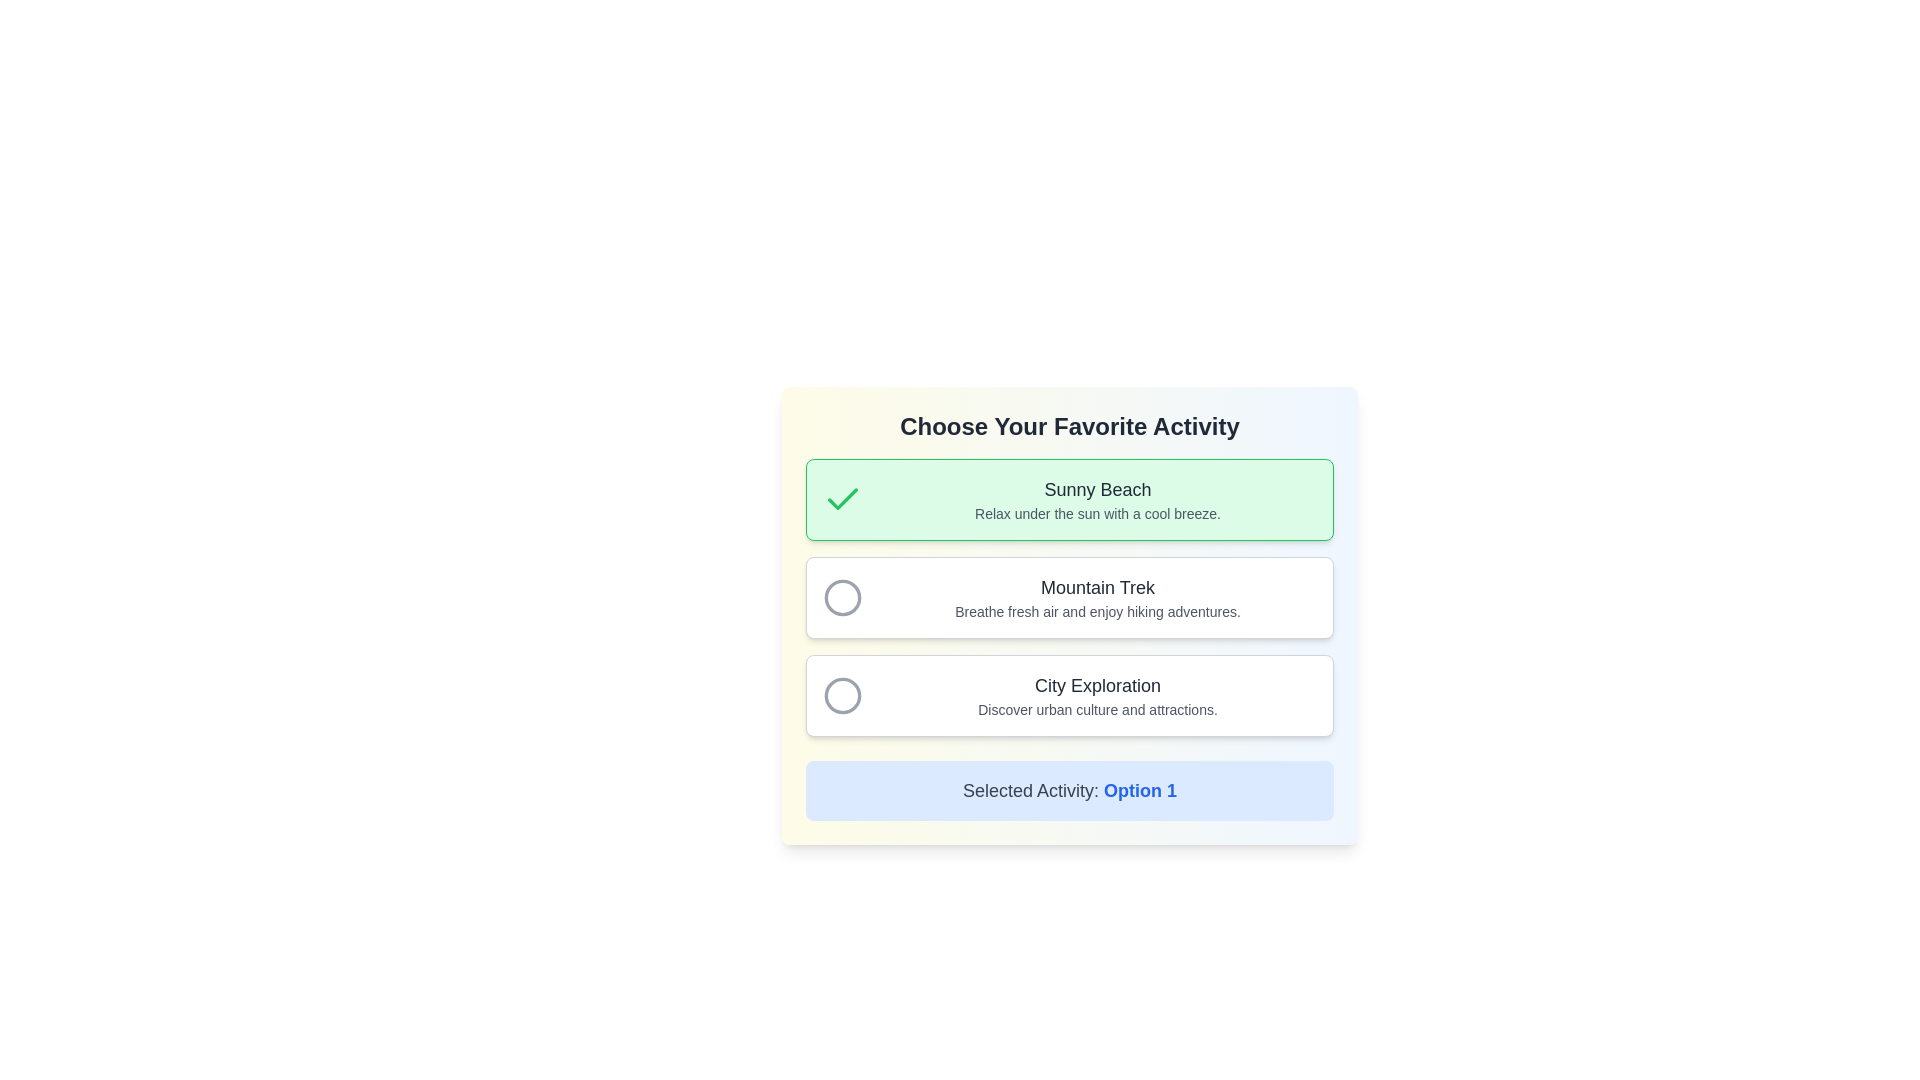 The image size is (1920, 1080). What do you see at coordinates (843, 596) in the screenshot?
I see `the unselected radio button for the 'Mountain Trek' option in the selection interface` at bounding box center [843, 596].